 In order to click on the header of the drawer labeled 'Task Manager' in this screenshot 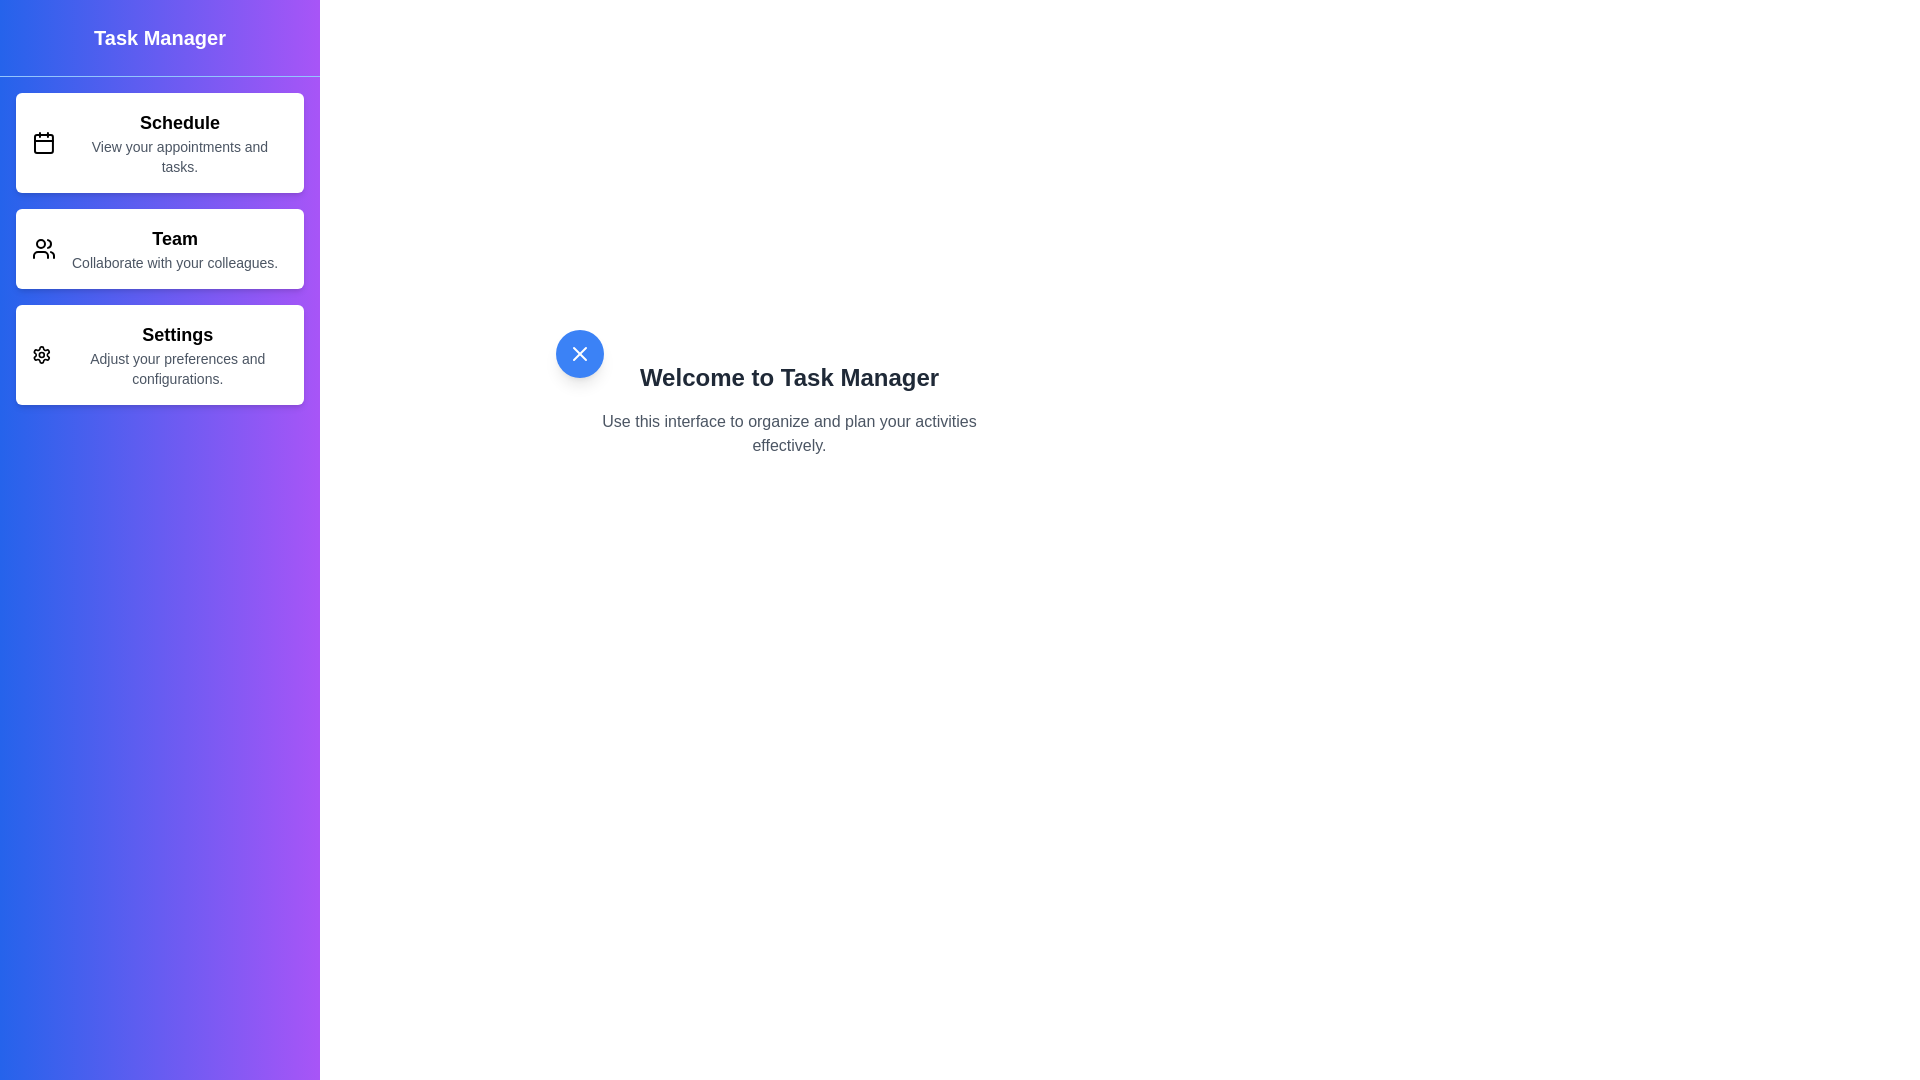, I will do `click(158, 38)`.